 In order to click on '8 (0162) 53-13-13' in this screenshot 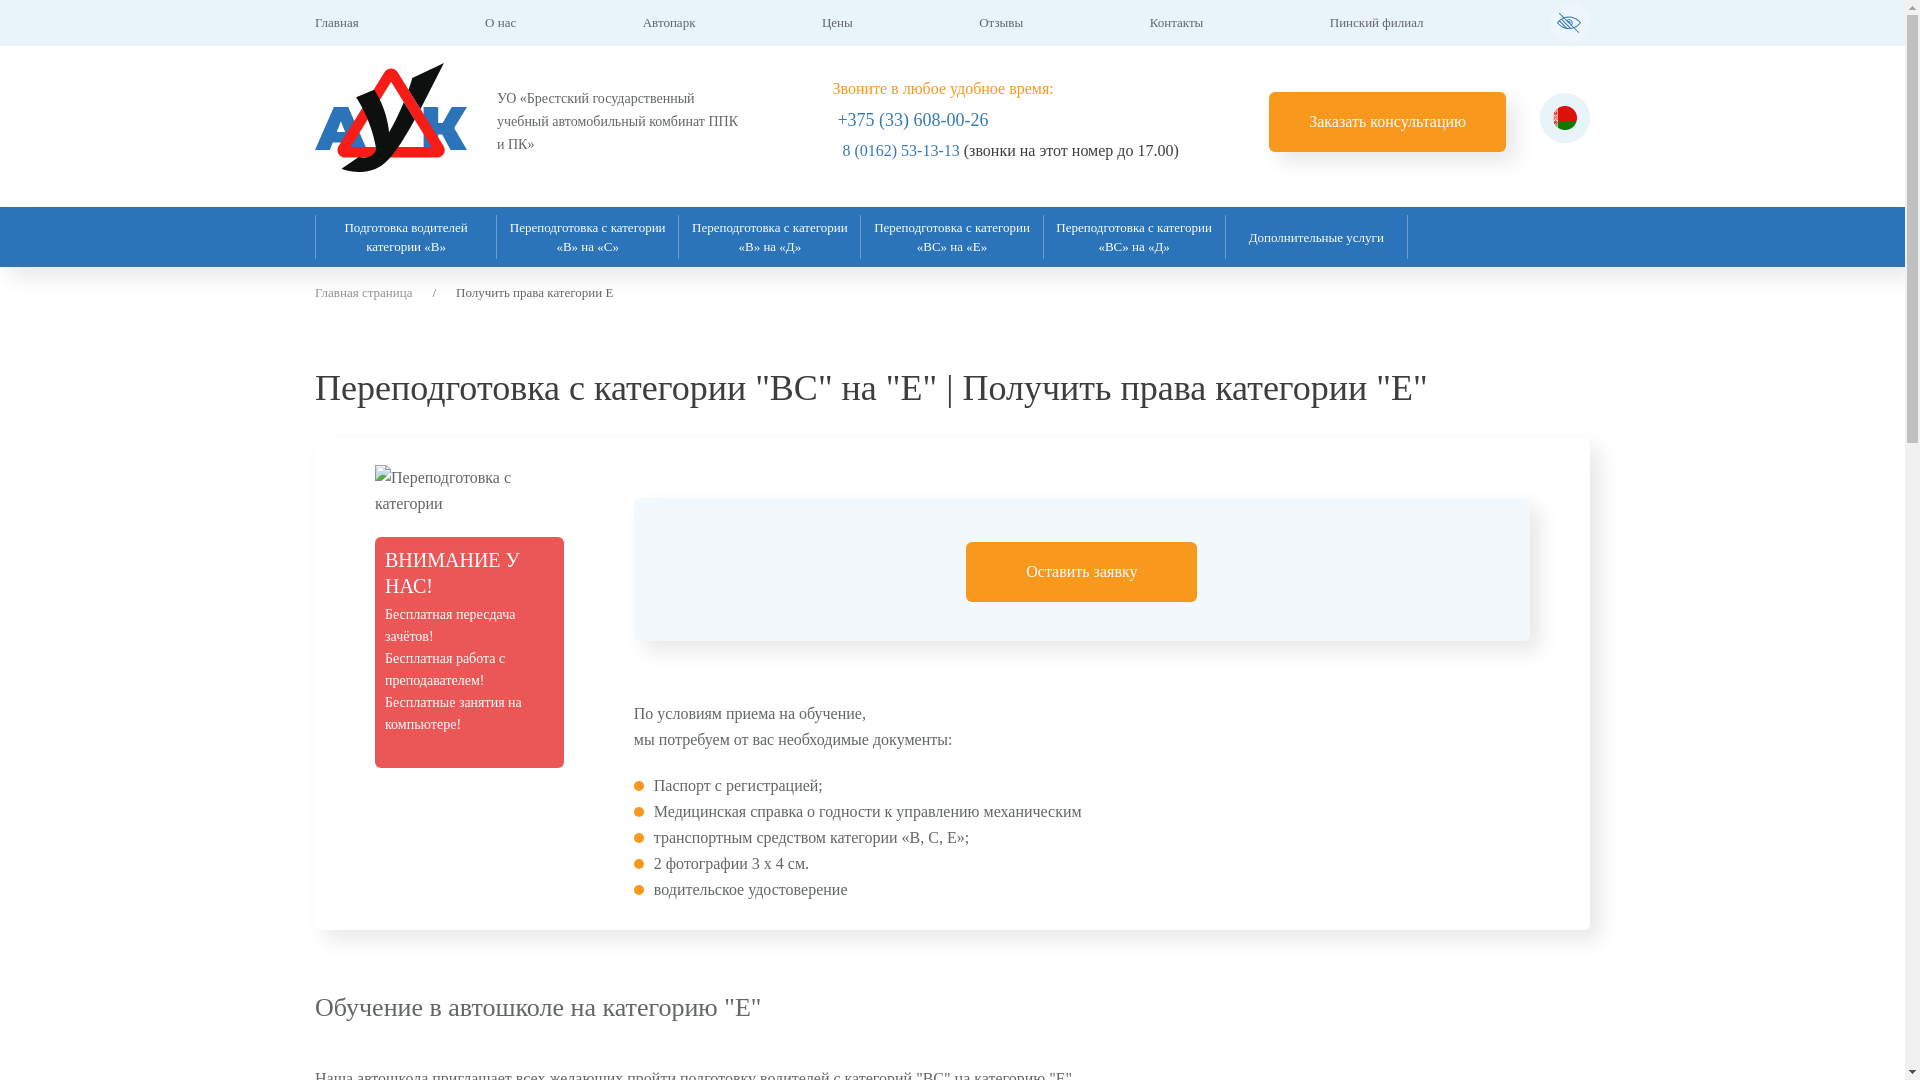, I will do `click(899, 149)`.